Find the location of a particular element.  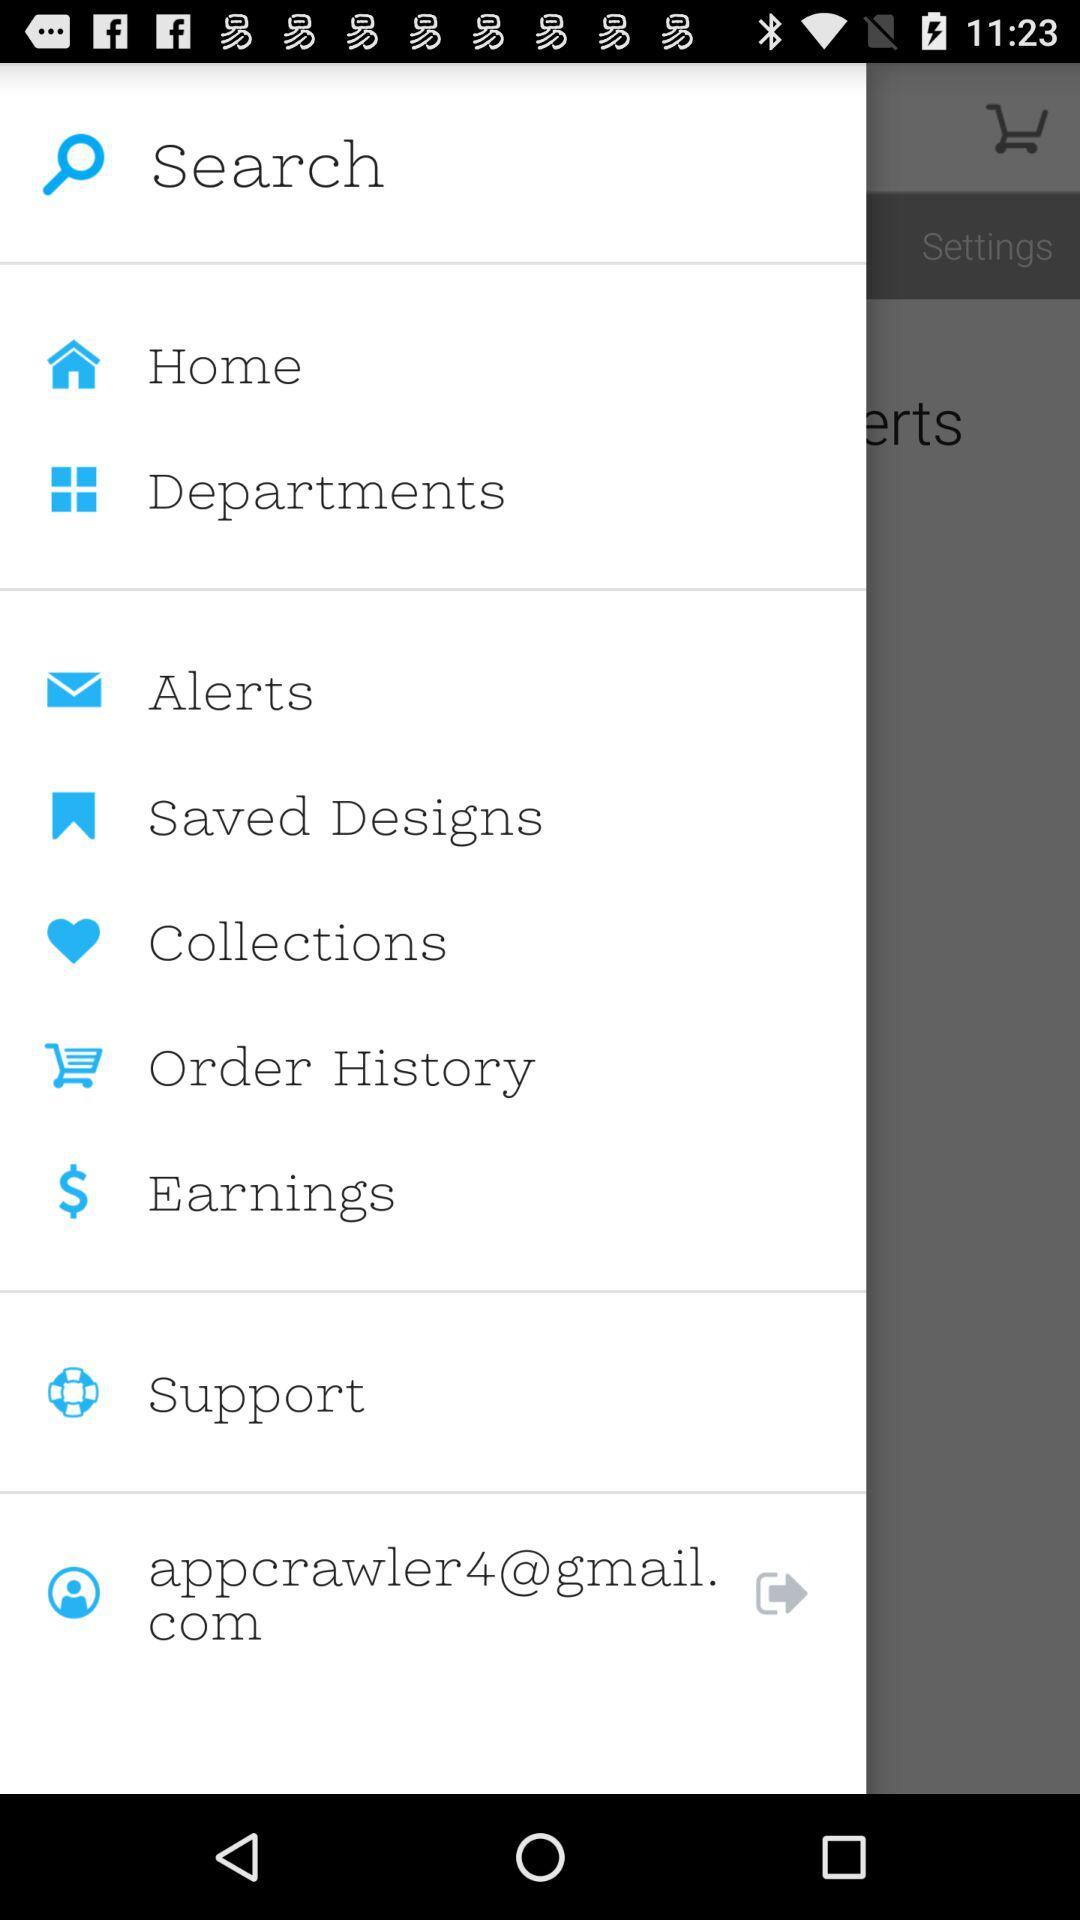

the cart icon is located at coordinates (1017, 136).